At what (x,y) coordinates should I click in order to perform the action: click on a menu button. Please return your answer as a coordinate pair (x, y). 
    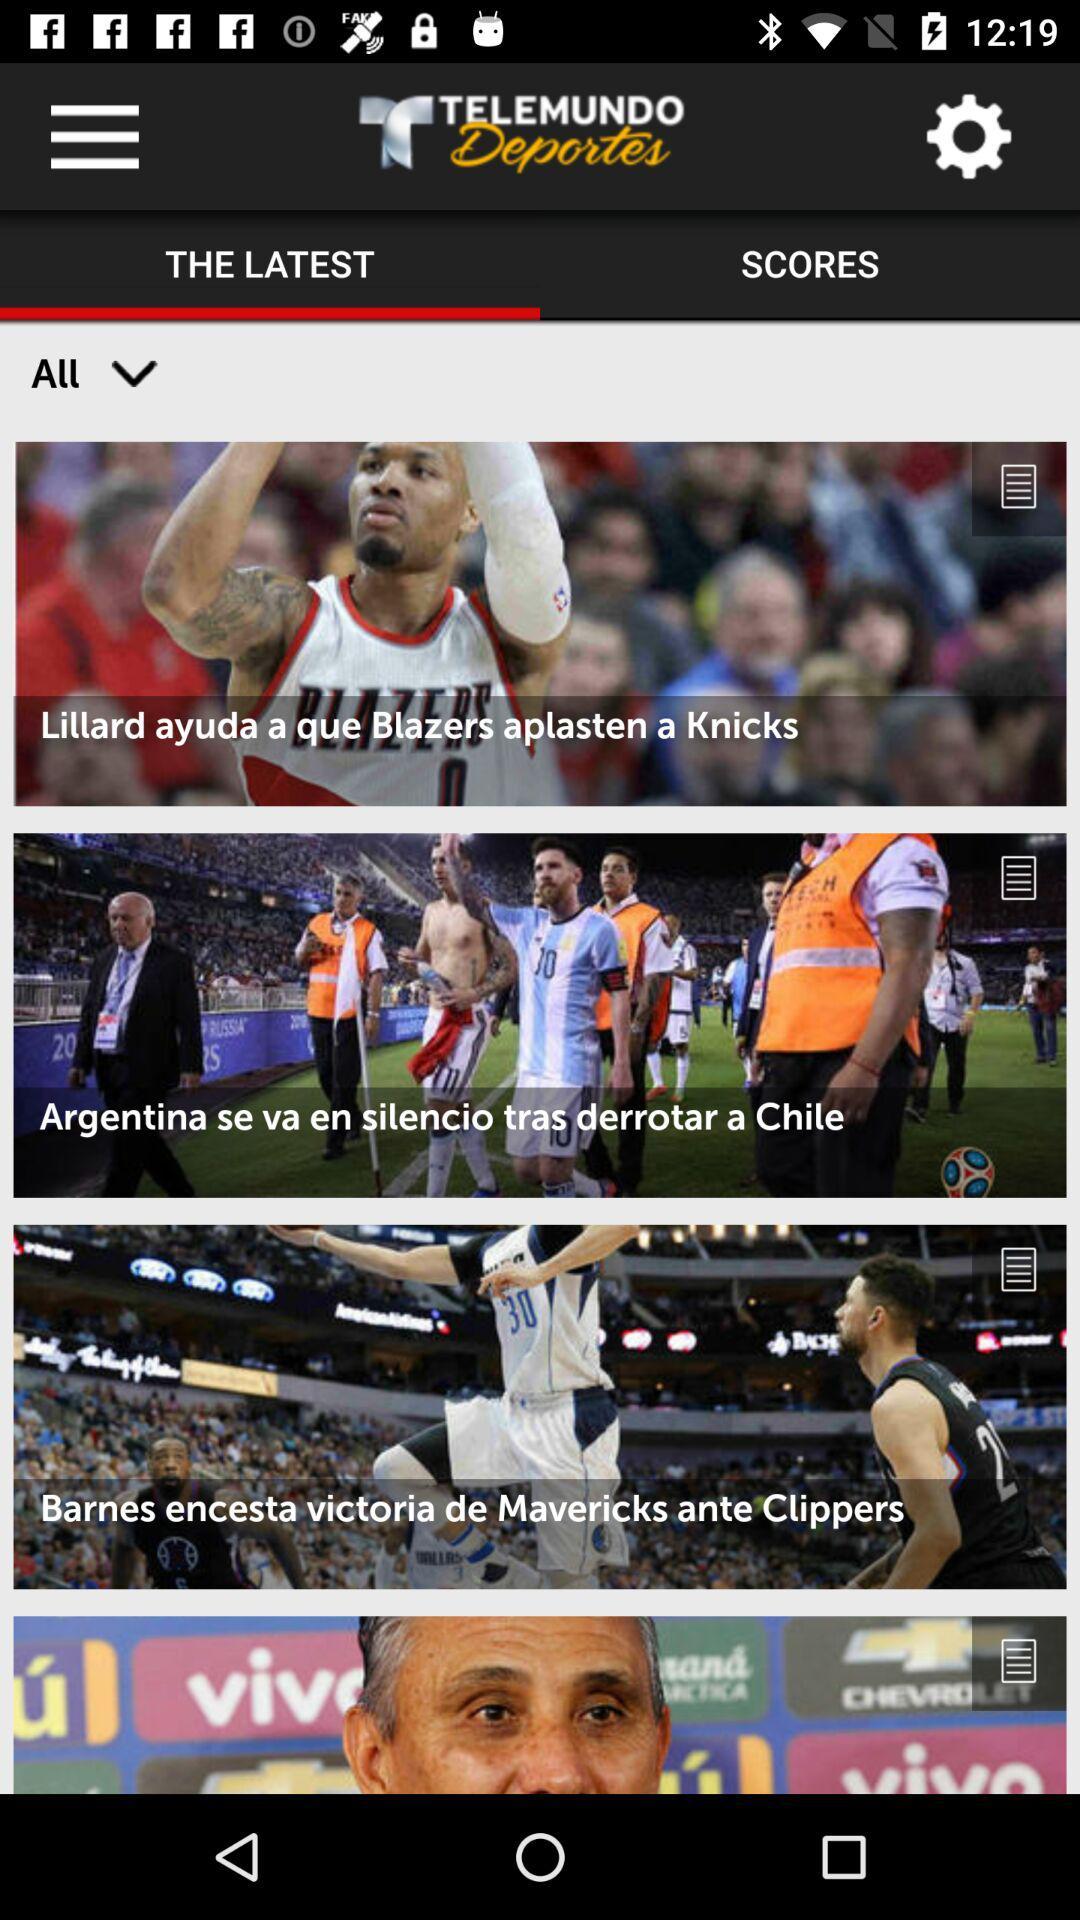
    Looking at the image, I should click on (94, 135).